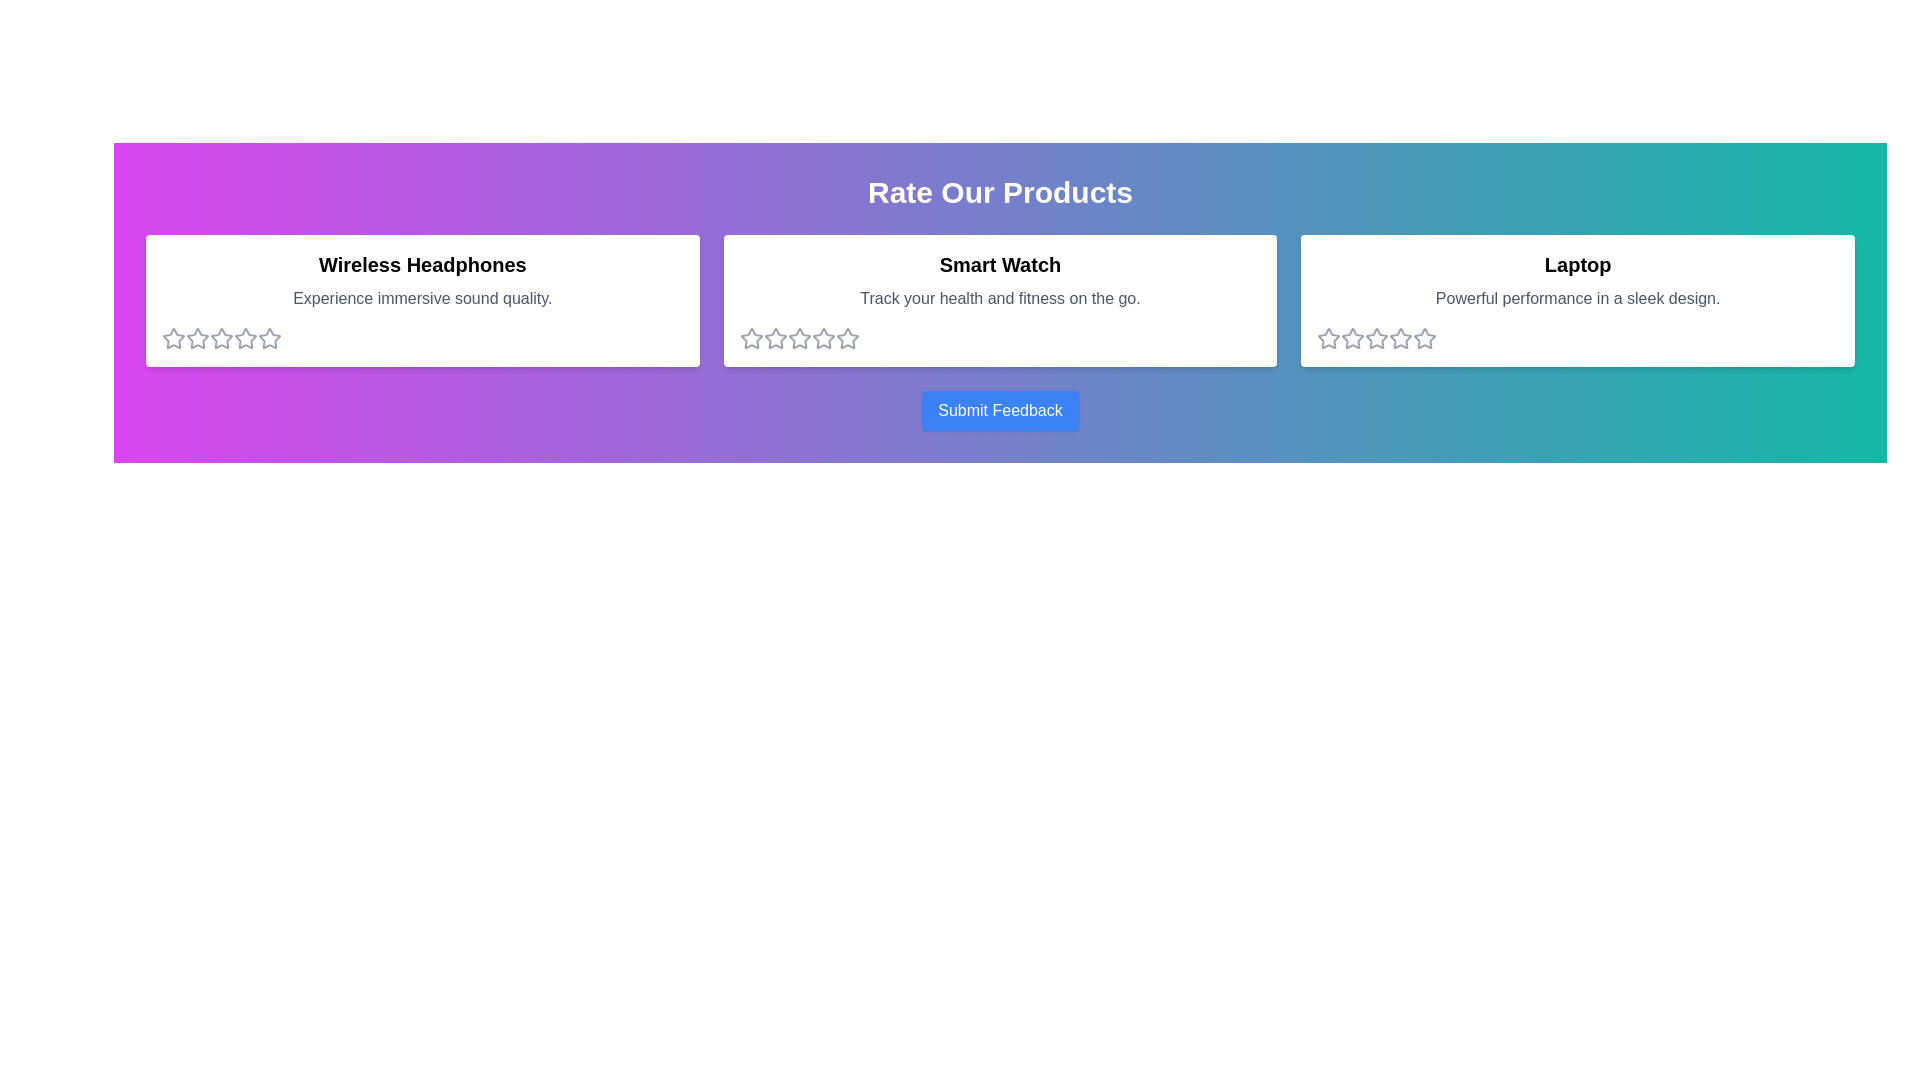 This screenshot has width=1920, height=1080. What do you see at coordinates (1400, 338) in the screenshot?
I see `the 4 star for the product Laptop to set its rating` at bounding box center [1400, 338].